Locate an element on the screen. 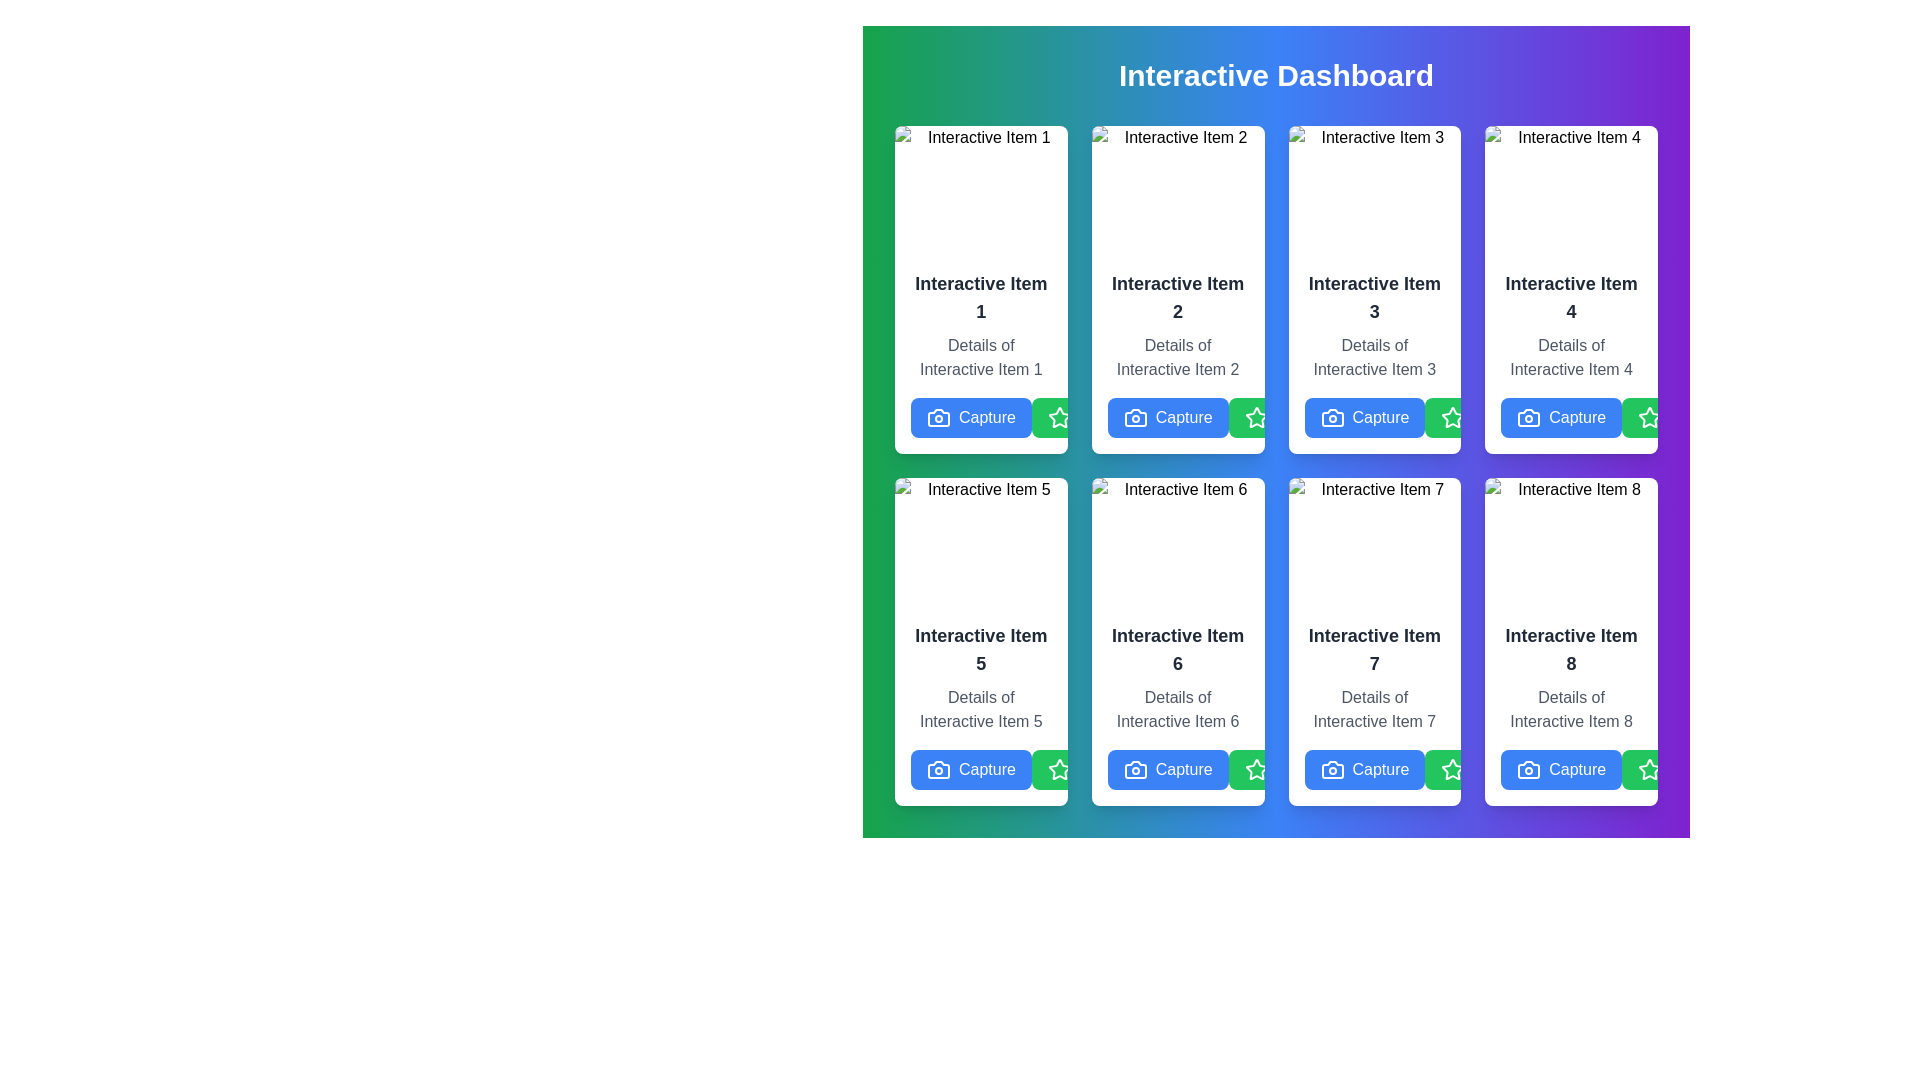 The width and height of the screenshot is (1920, 1080). the image with placeholder text 'Item 1' located at the top of the card labeled 'Interactive Item 1.' is located at coordinates (981, 189).